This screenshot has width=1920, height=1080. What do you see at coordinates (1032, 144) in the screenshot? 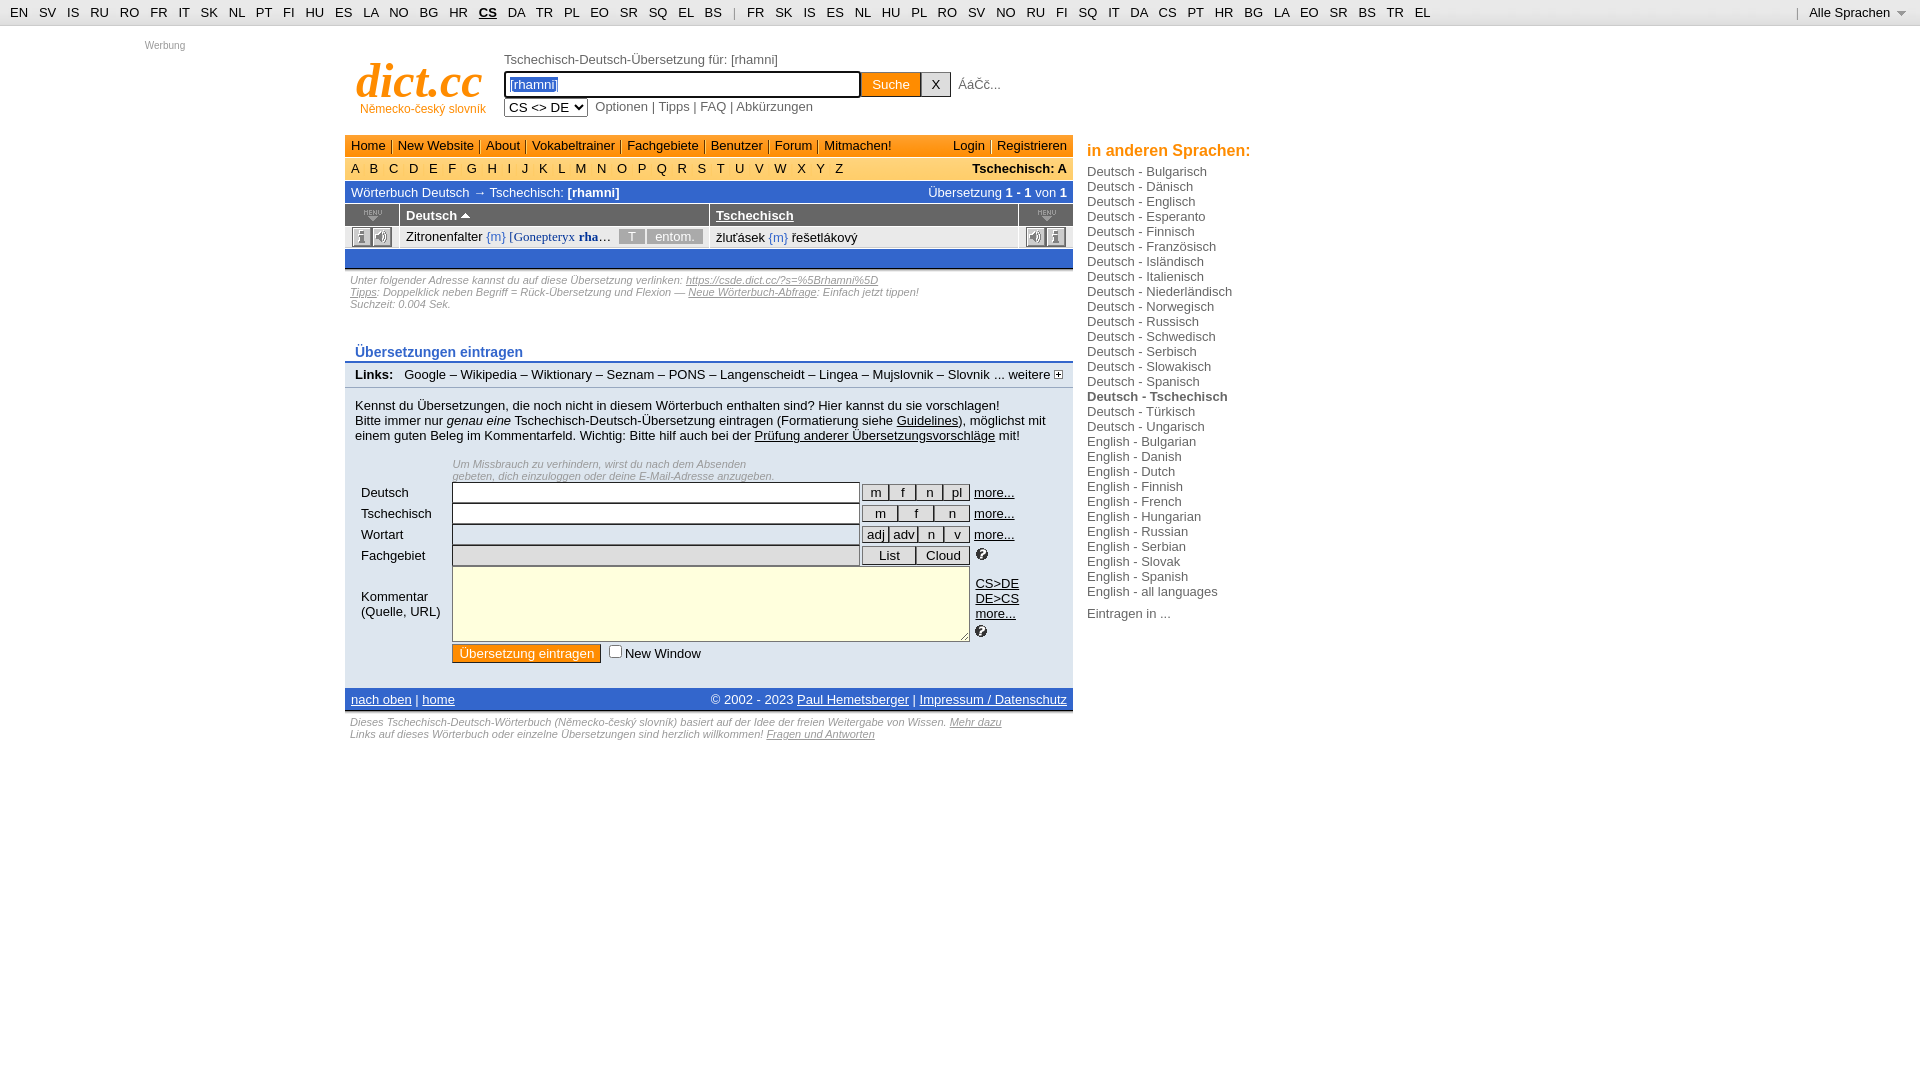
I see `'Registrieren'` at bounding box center [1032, 144].